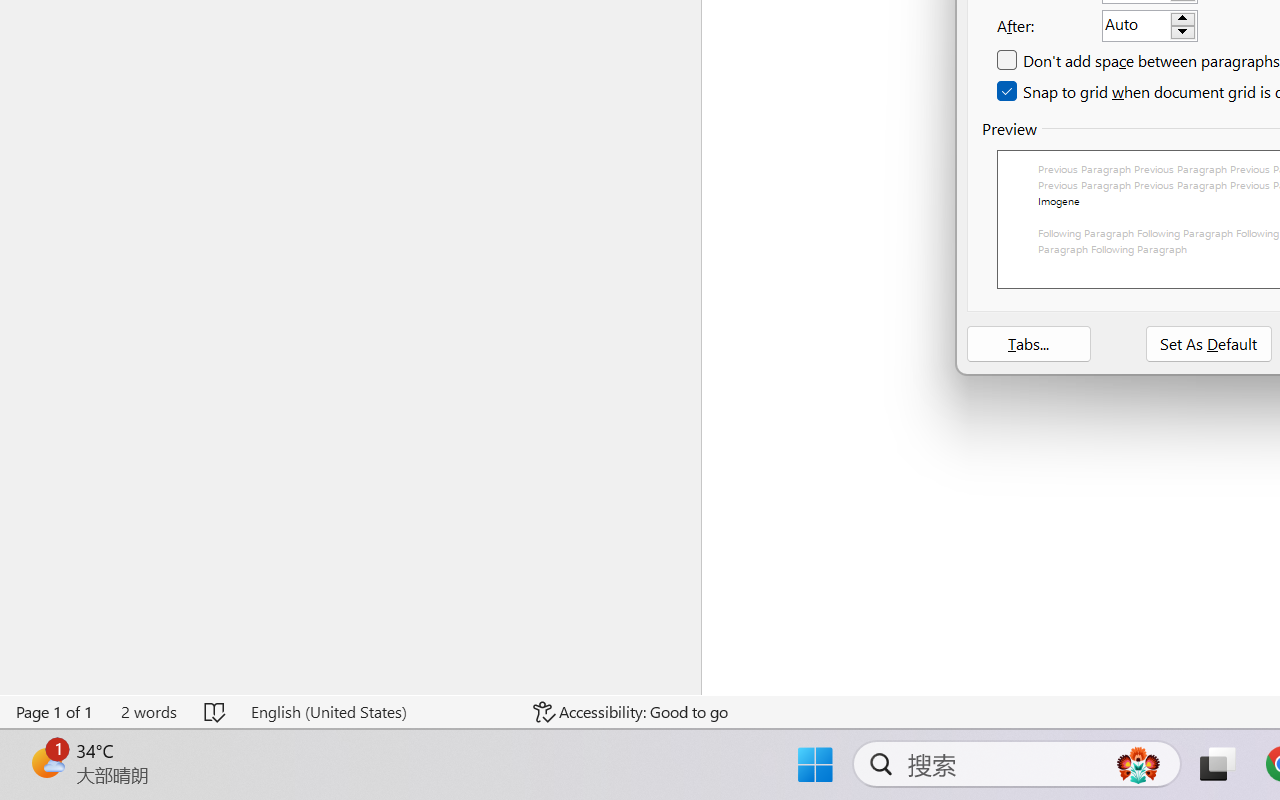  I want to click on 'Tabs...', so click(1029, 344).